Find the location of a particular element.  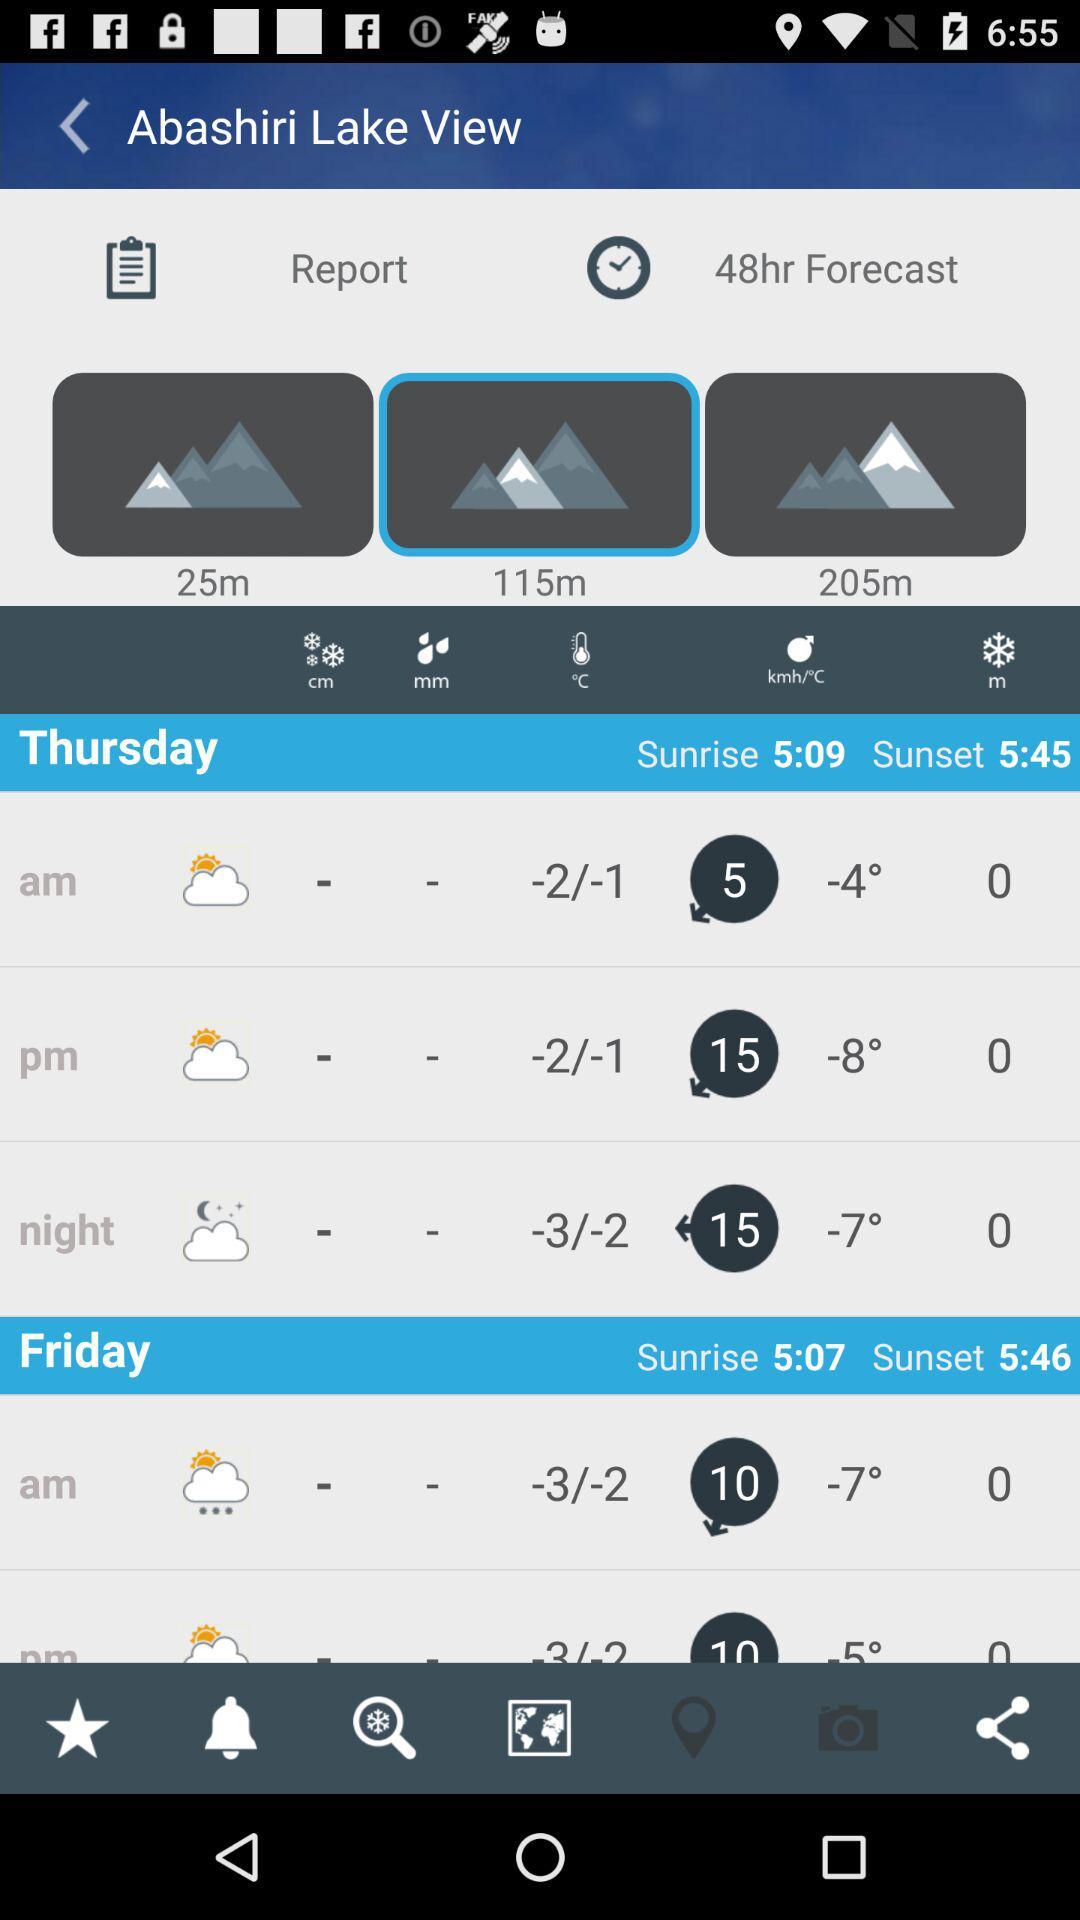

the star icon is located at coordinates (75, 1848).